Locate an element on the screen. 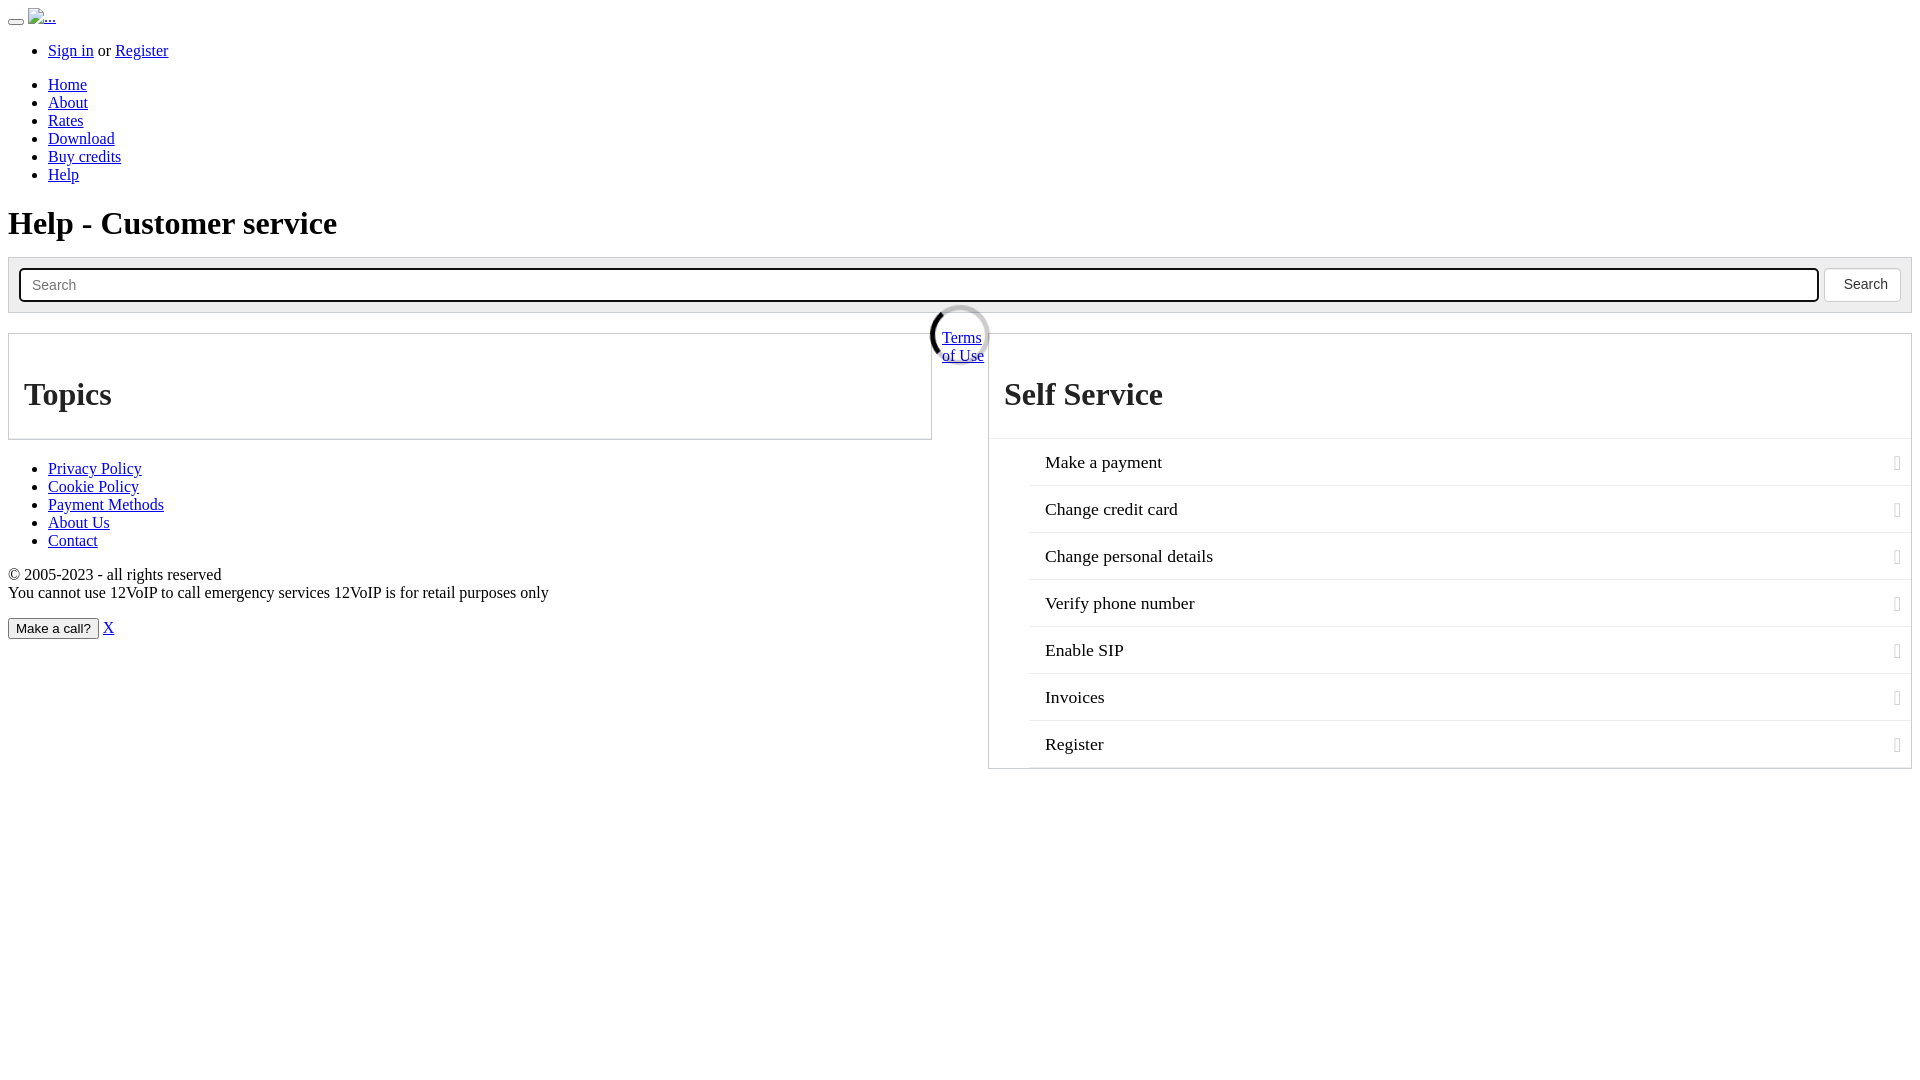 The height and width of the screenshot is (1080, 1920). 'About' is located at coordinates (67, 102).